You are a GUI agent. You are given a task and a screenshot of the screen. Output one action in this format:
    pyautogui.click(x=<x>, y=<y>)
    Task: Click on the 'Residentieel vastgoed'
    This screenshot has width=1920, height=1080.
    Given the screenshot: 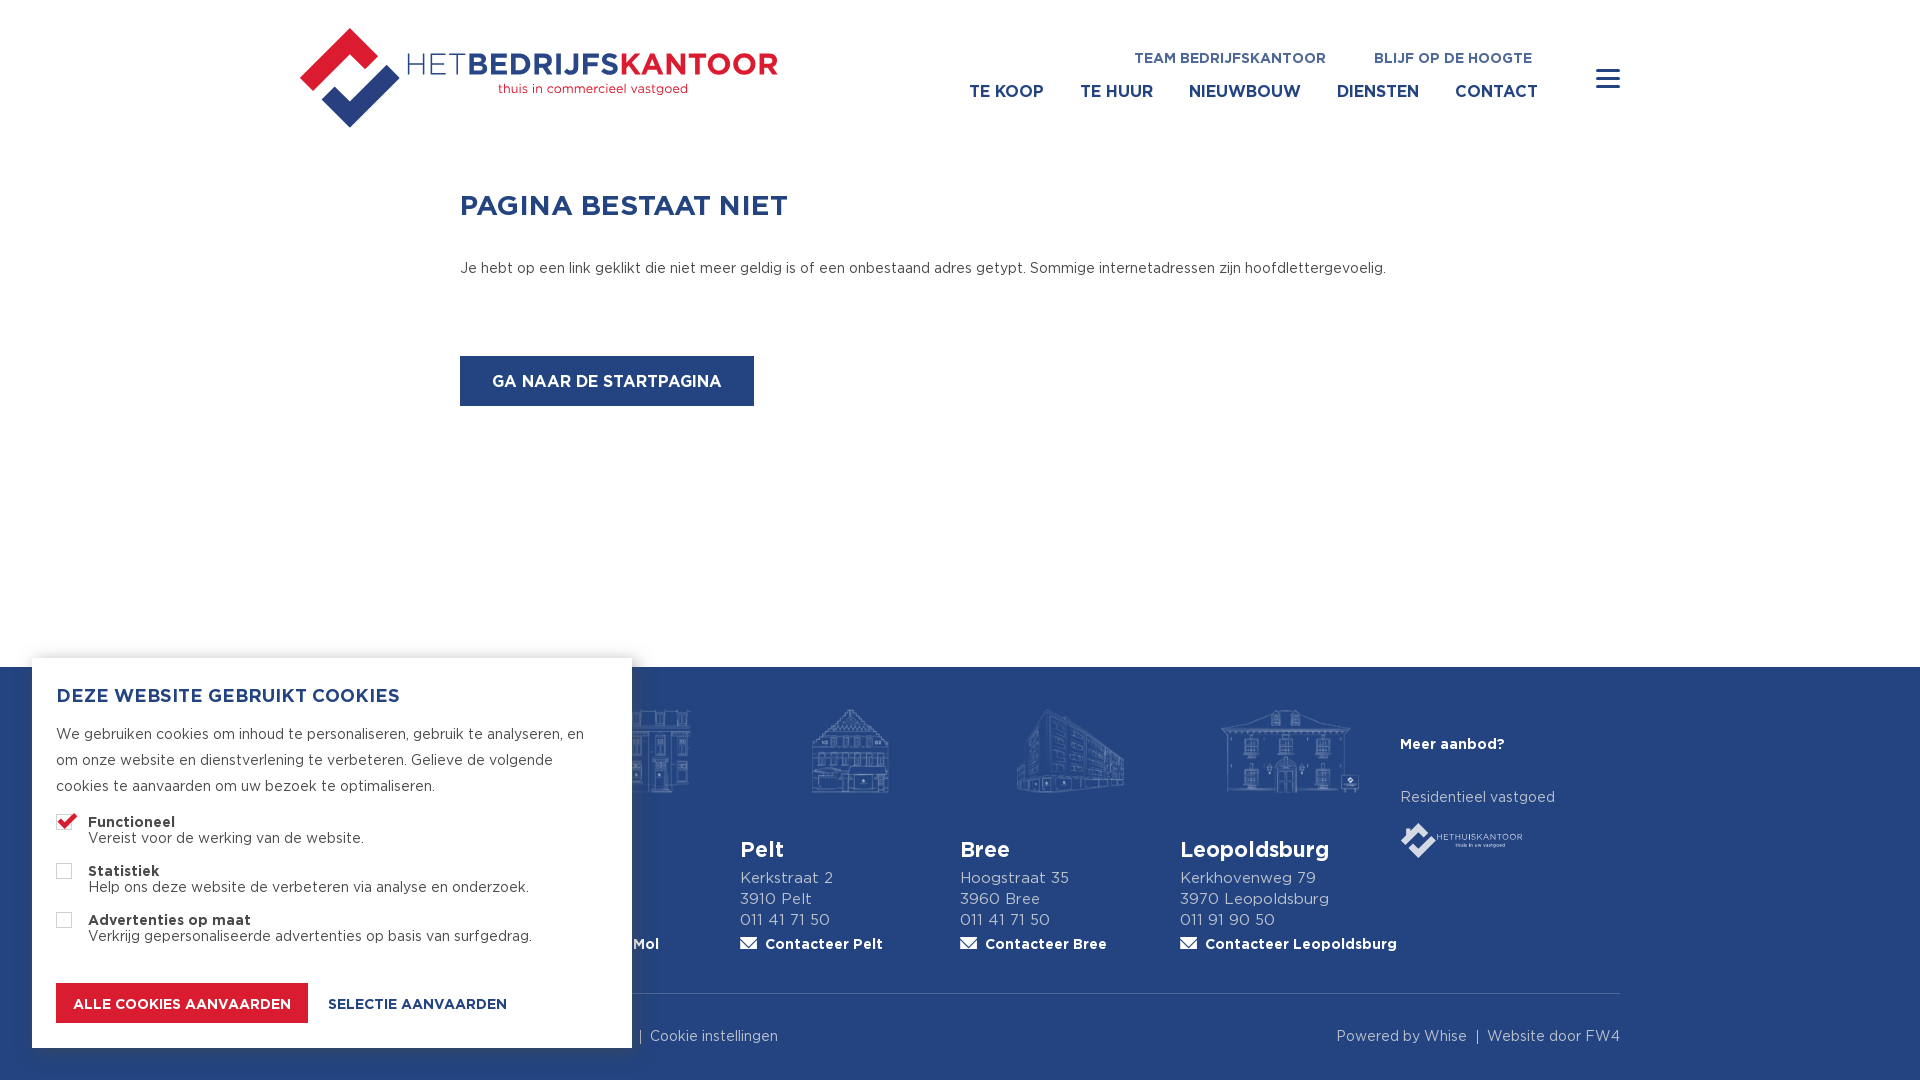 What is the action you would take?
    pyautogui.click(x=1510, y=825)
    